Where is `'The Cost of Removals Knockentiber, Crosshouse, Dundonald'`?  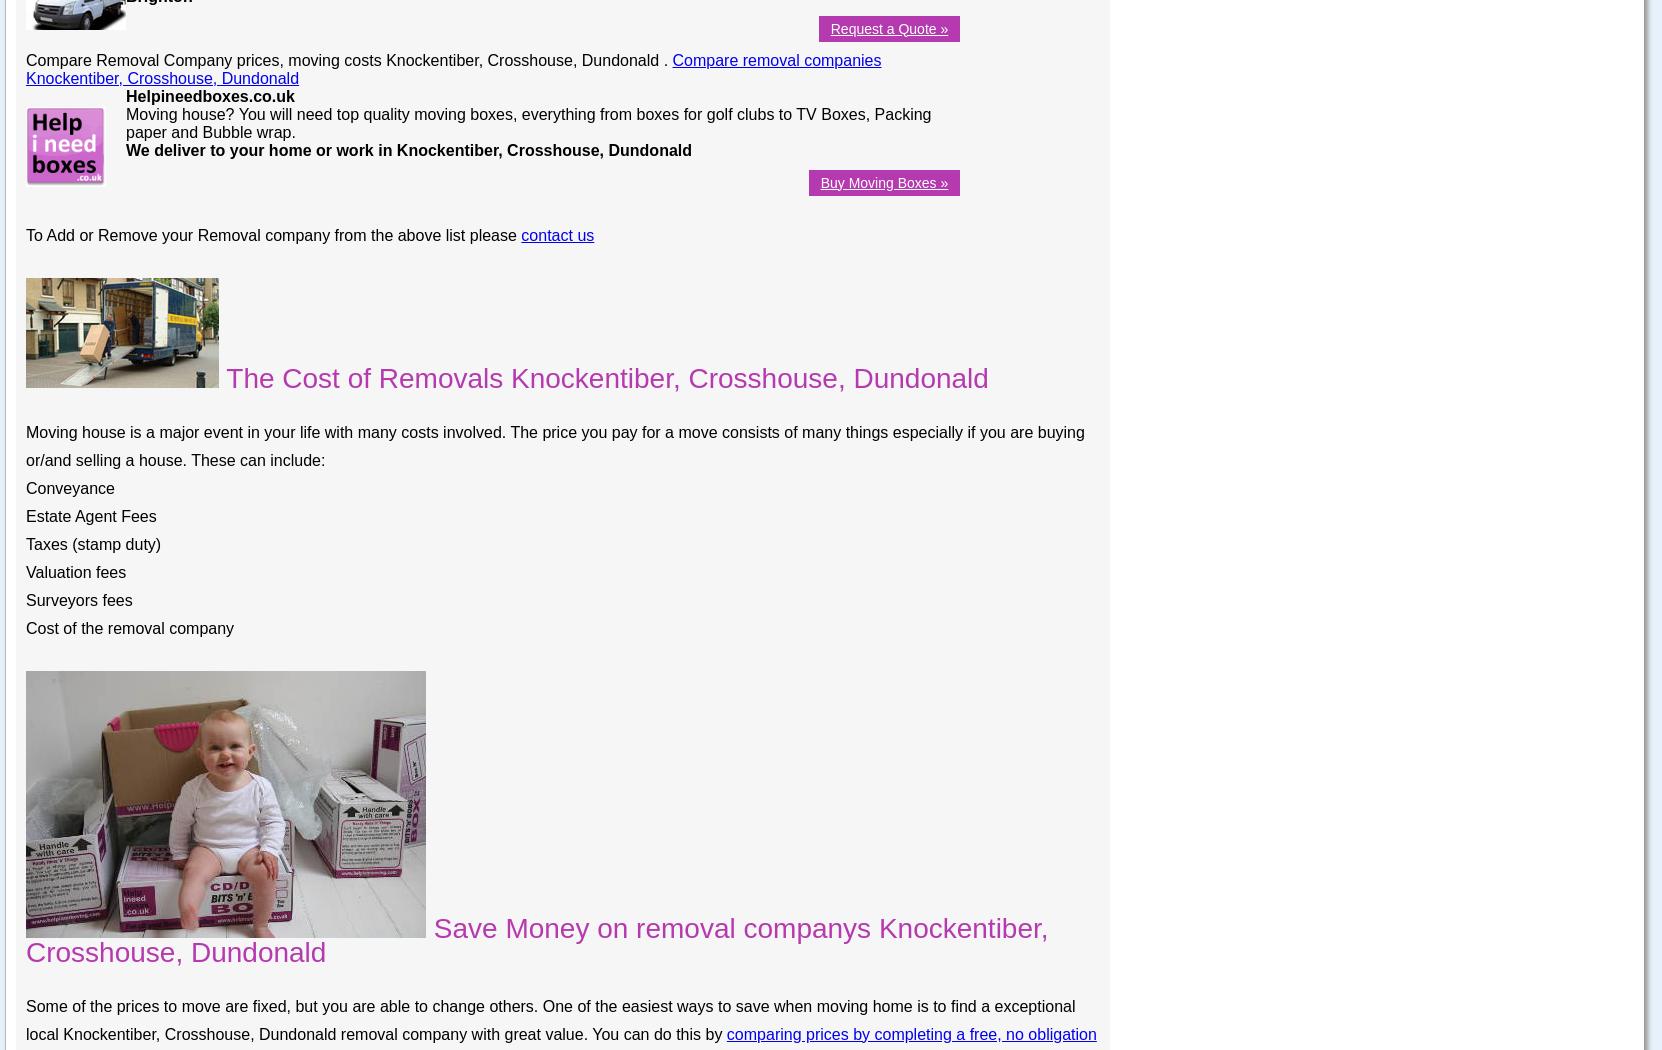
'The Cost of Removals Knockentiber, Crosshouse, Dundonald' is located at coordinates (603, 377).